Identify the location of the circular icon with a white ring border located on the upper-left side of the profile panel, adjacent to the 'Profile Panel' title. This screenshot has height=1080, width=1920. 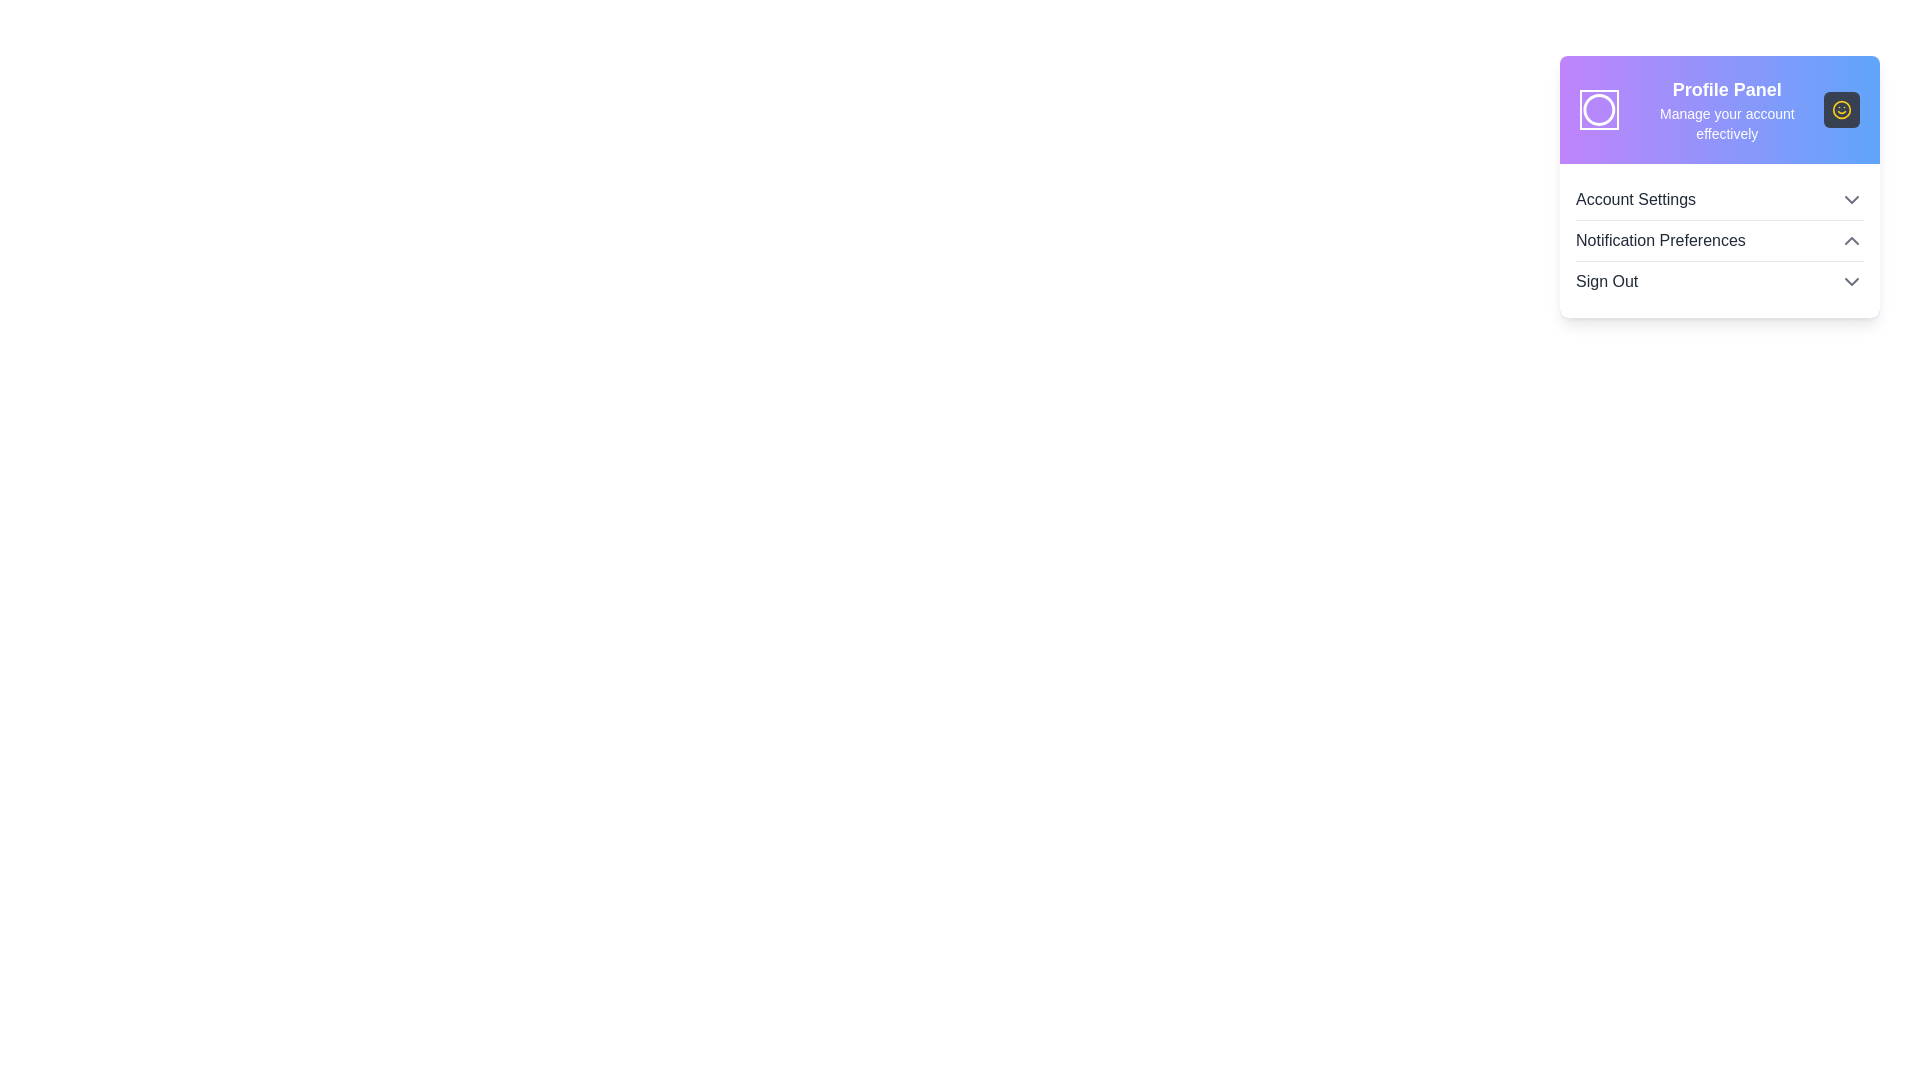
(1598, 110).